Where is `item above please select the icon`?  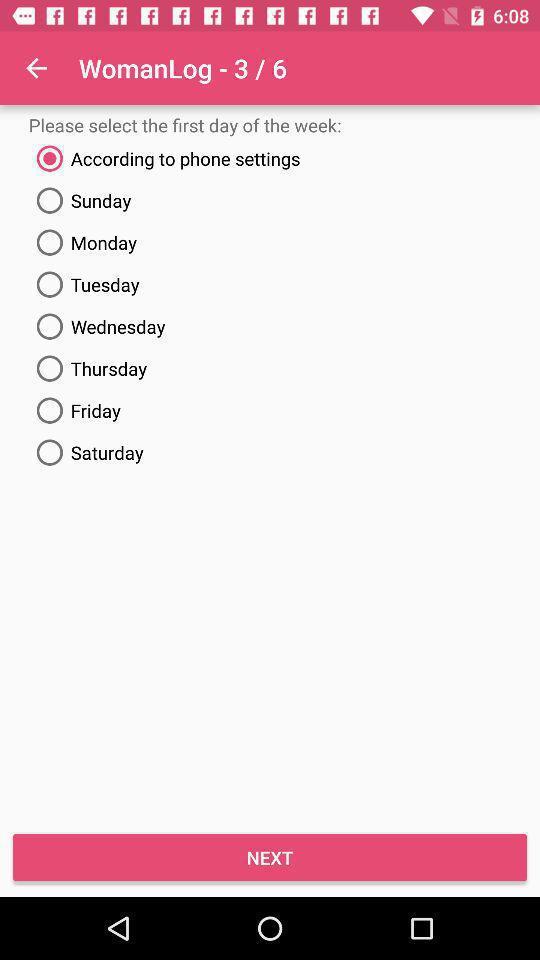
item above please select the icon is located at coordinates (36, 68).